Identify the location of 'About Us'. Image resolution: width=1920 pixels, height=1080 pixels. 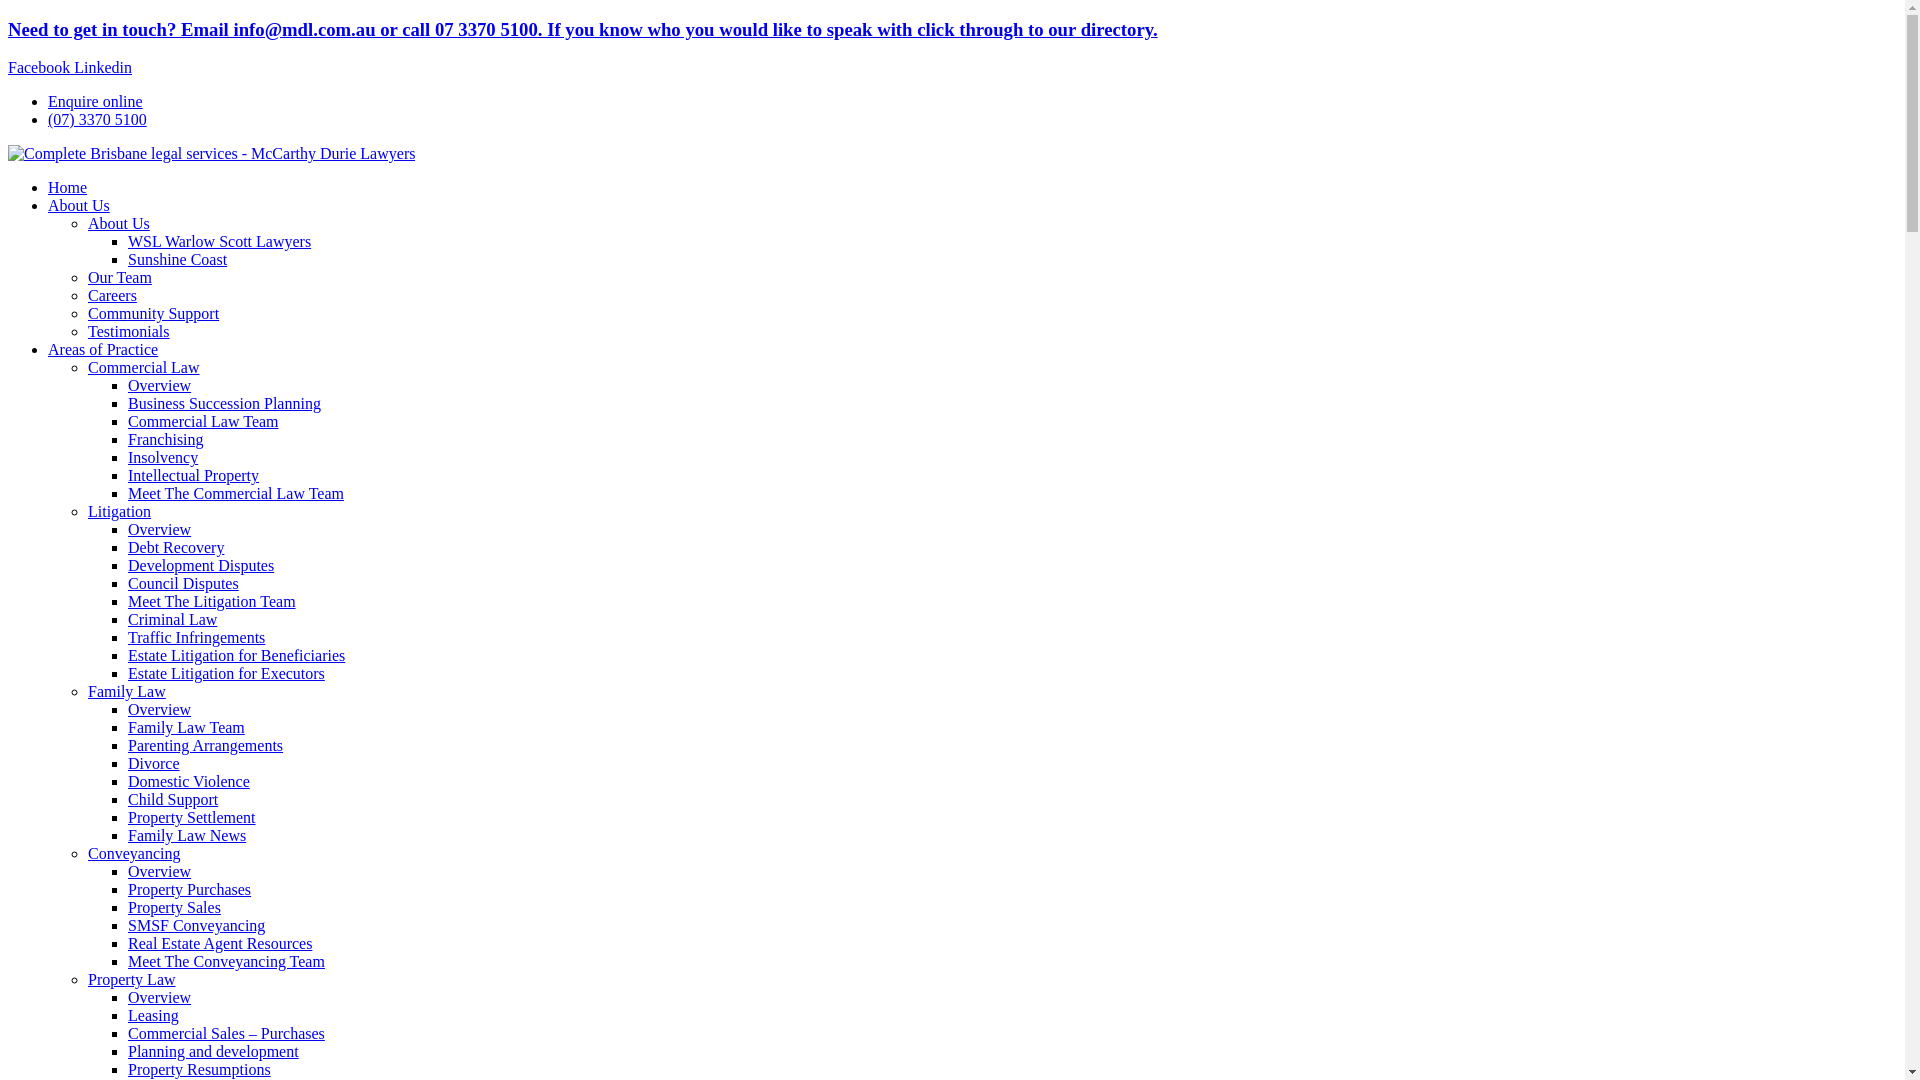
(78, 205).